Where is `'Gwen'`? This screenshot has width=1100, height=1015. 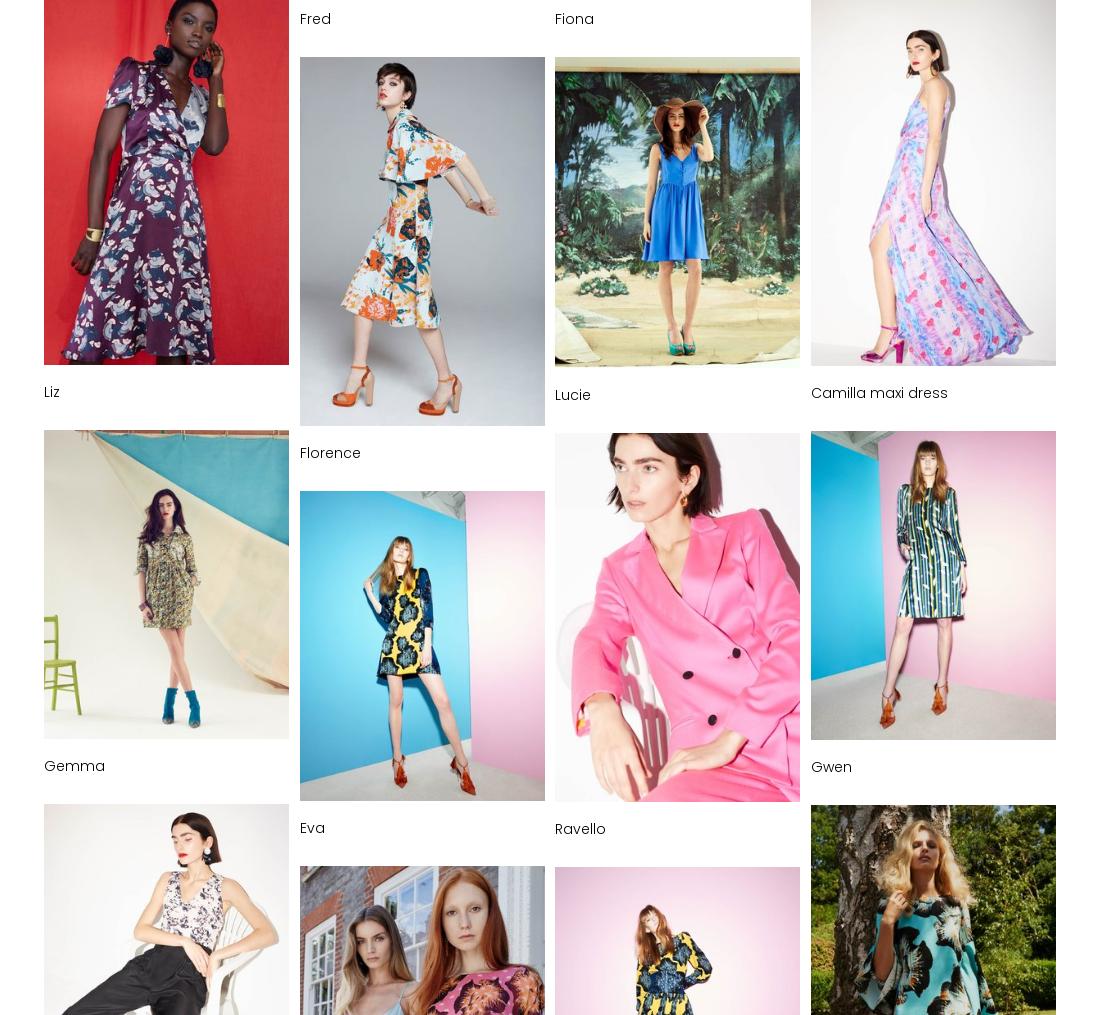
'Gwen' is located at coordinates (830, 766).